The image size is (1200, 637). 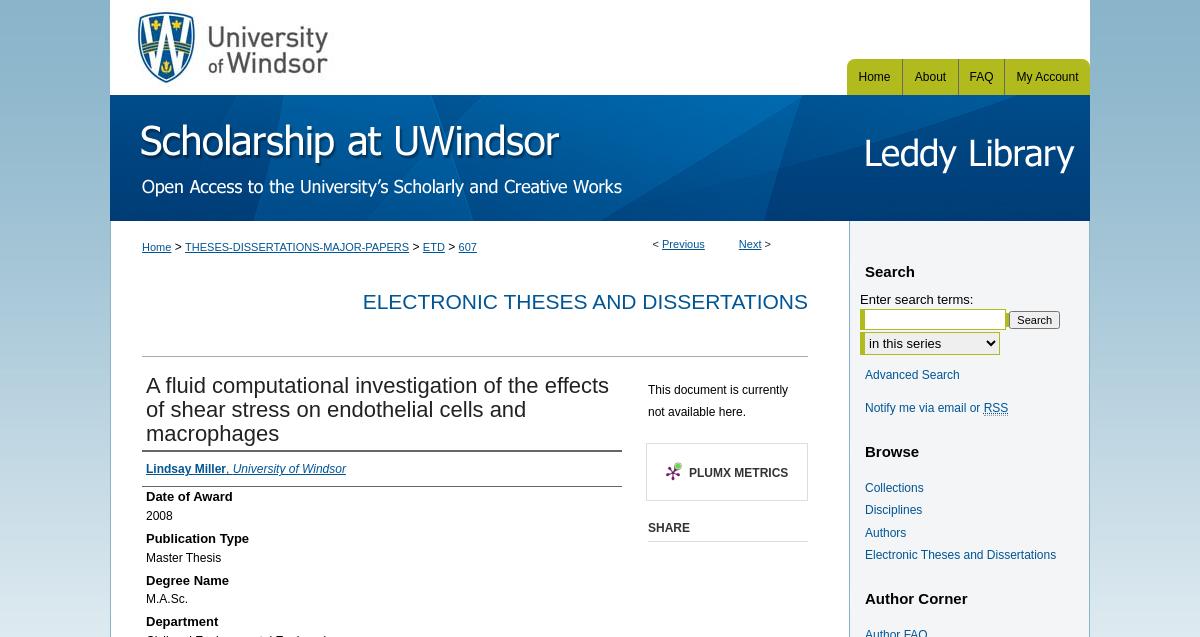 I want to click on 'Publication Type', so click(x=196, y=536).